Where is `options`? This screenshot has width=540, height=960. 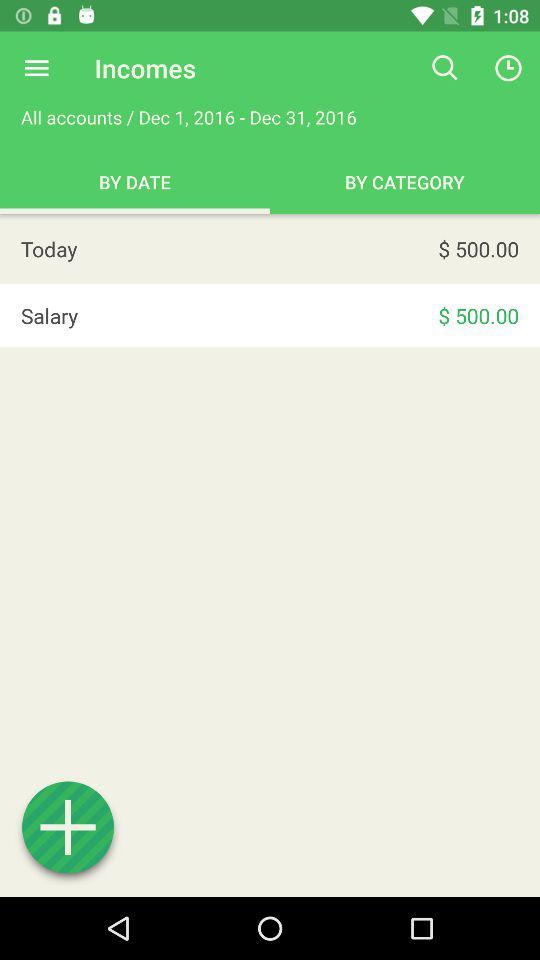 options is located at coordinates (36, 68).